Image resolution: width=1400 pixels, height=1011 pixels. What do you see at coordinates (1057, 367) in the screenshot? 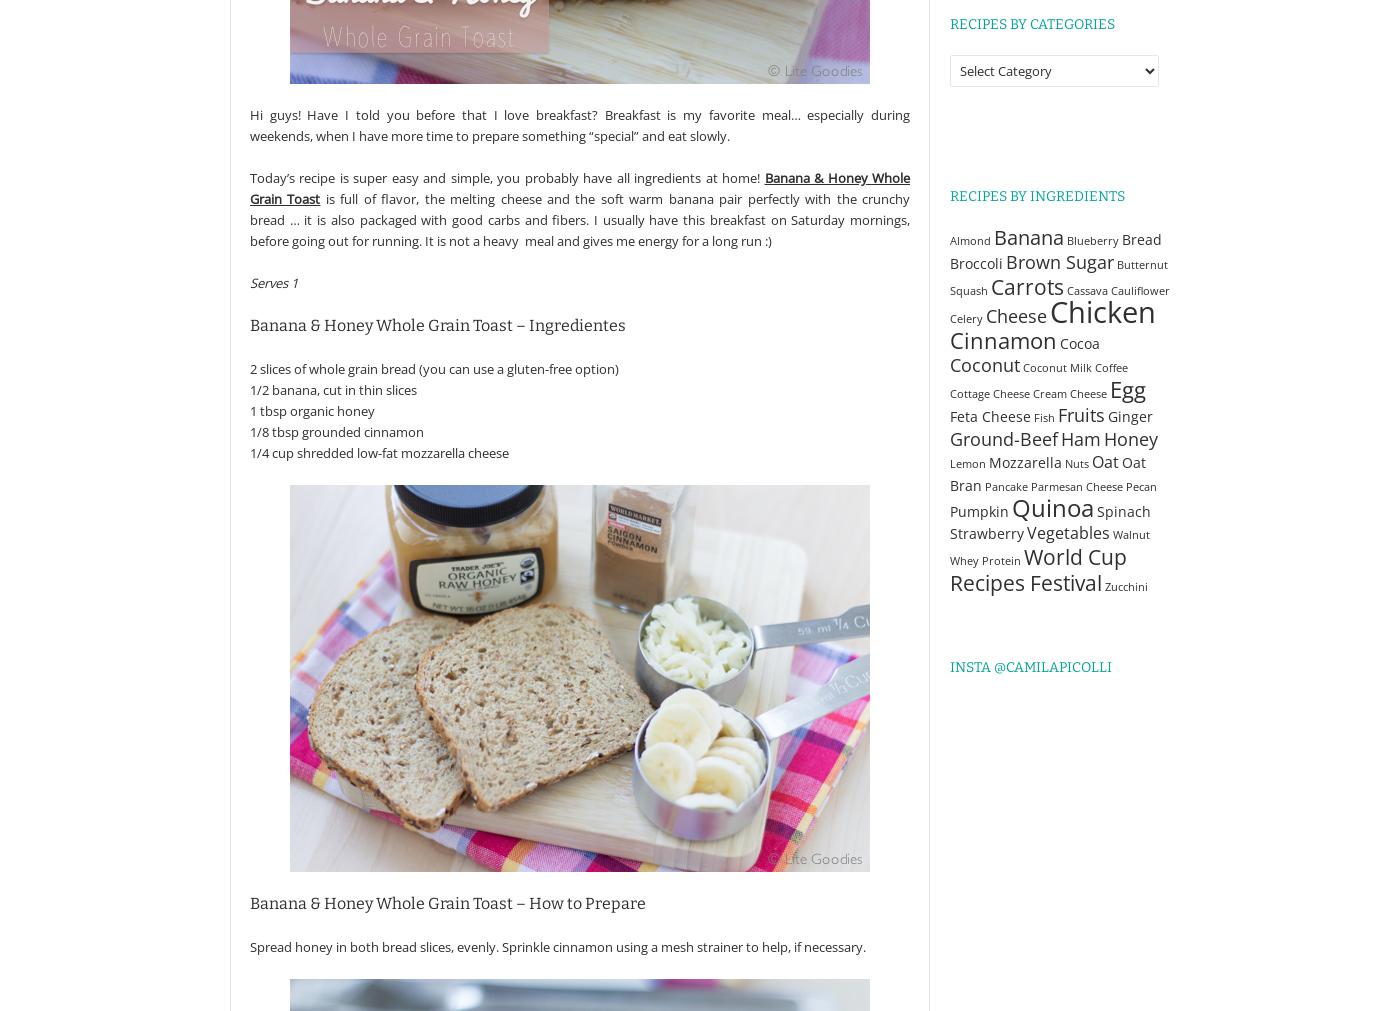
I see `'Coconut Milk'` at bounding box center [1057, 367].